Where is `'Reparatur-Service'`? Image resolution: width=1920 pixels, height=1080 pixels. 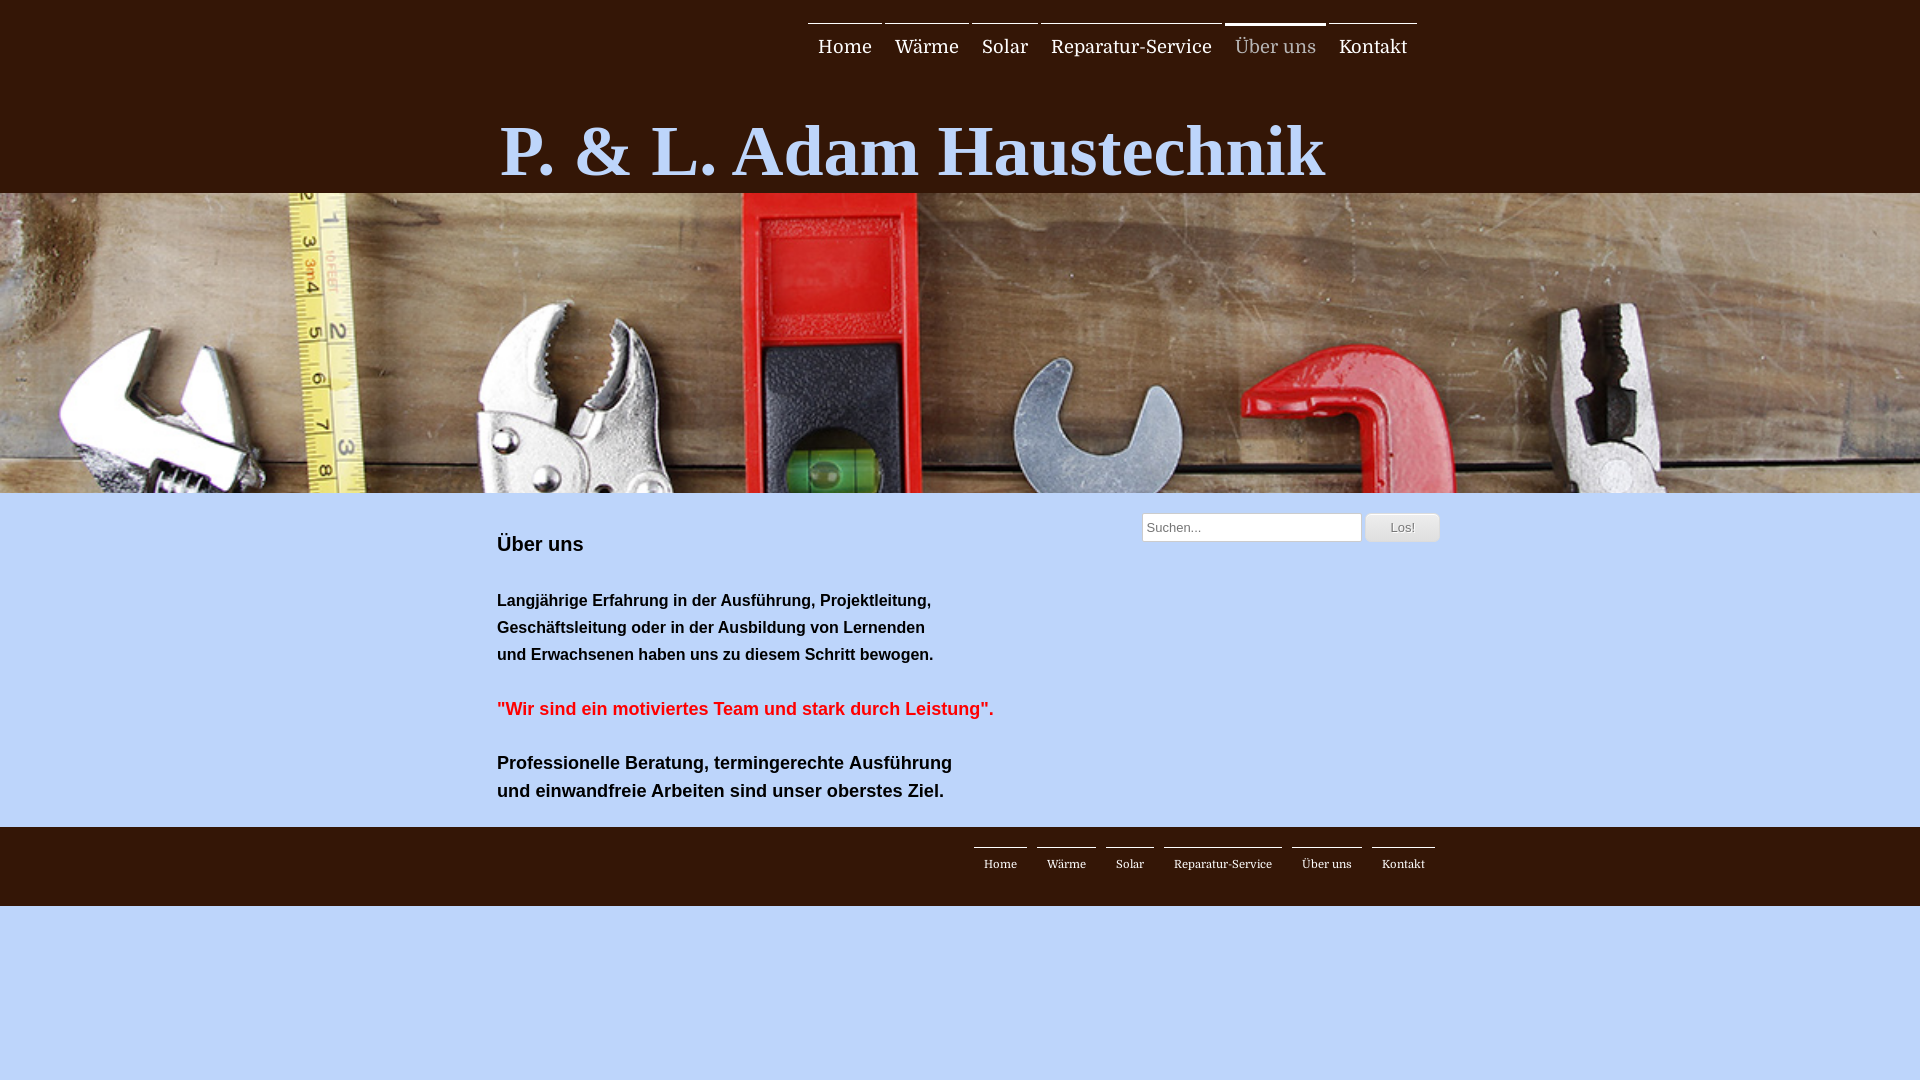
'Reparatur-Service' is located at coordinates (1131, 45).